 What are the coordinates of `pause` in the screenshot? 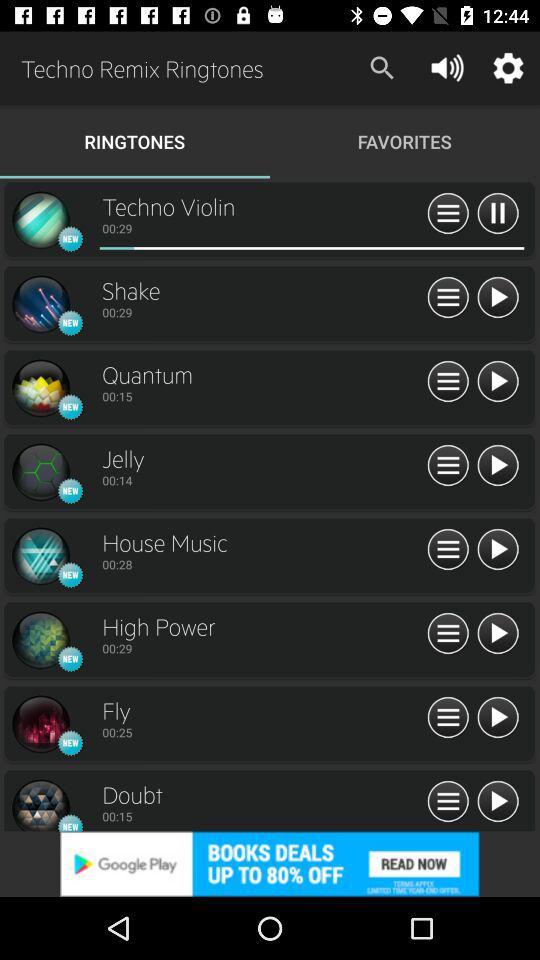 It's located at (496, 214).